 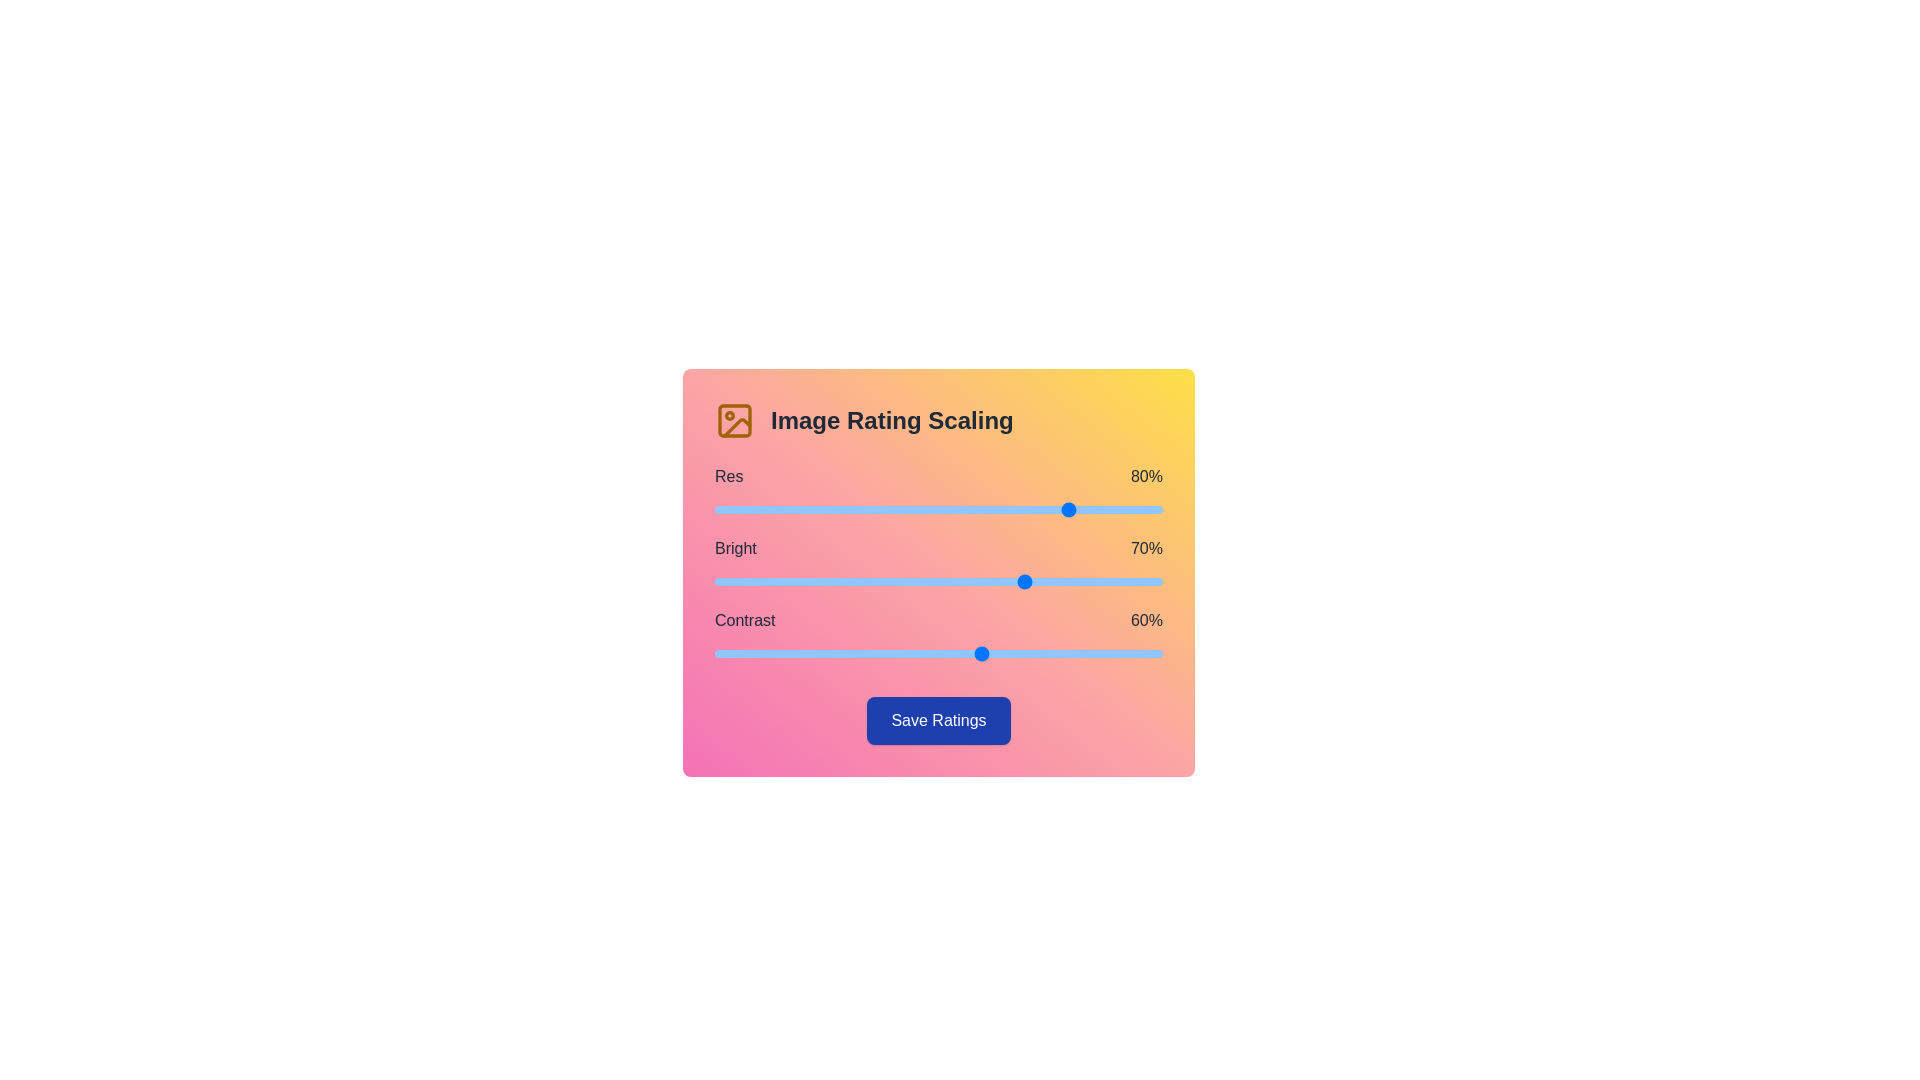 I want to click on the contrast, so click(x=951, y=654).